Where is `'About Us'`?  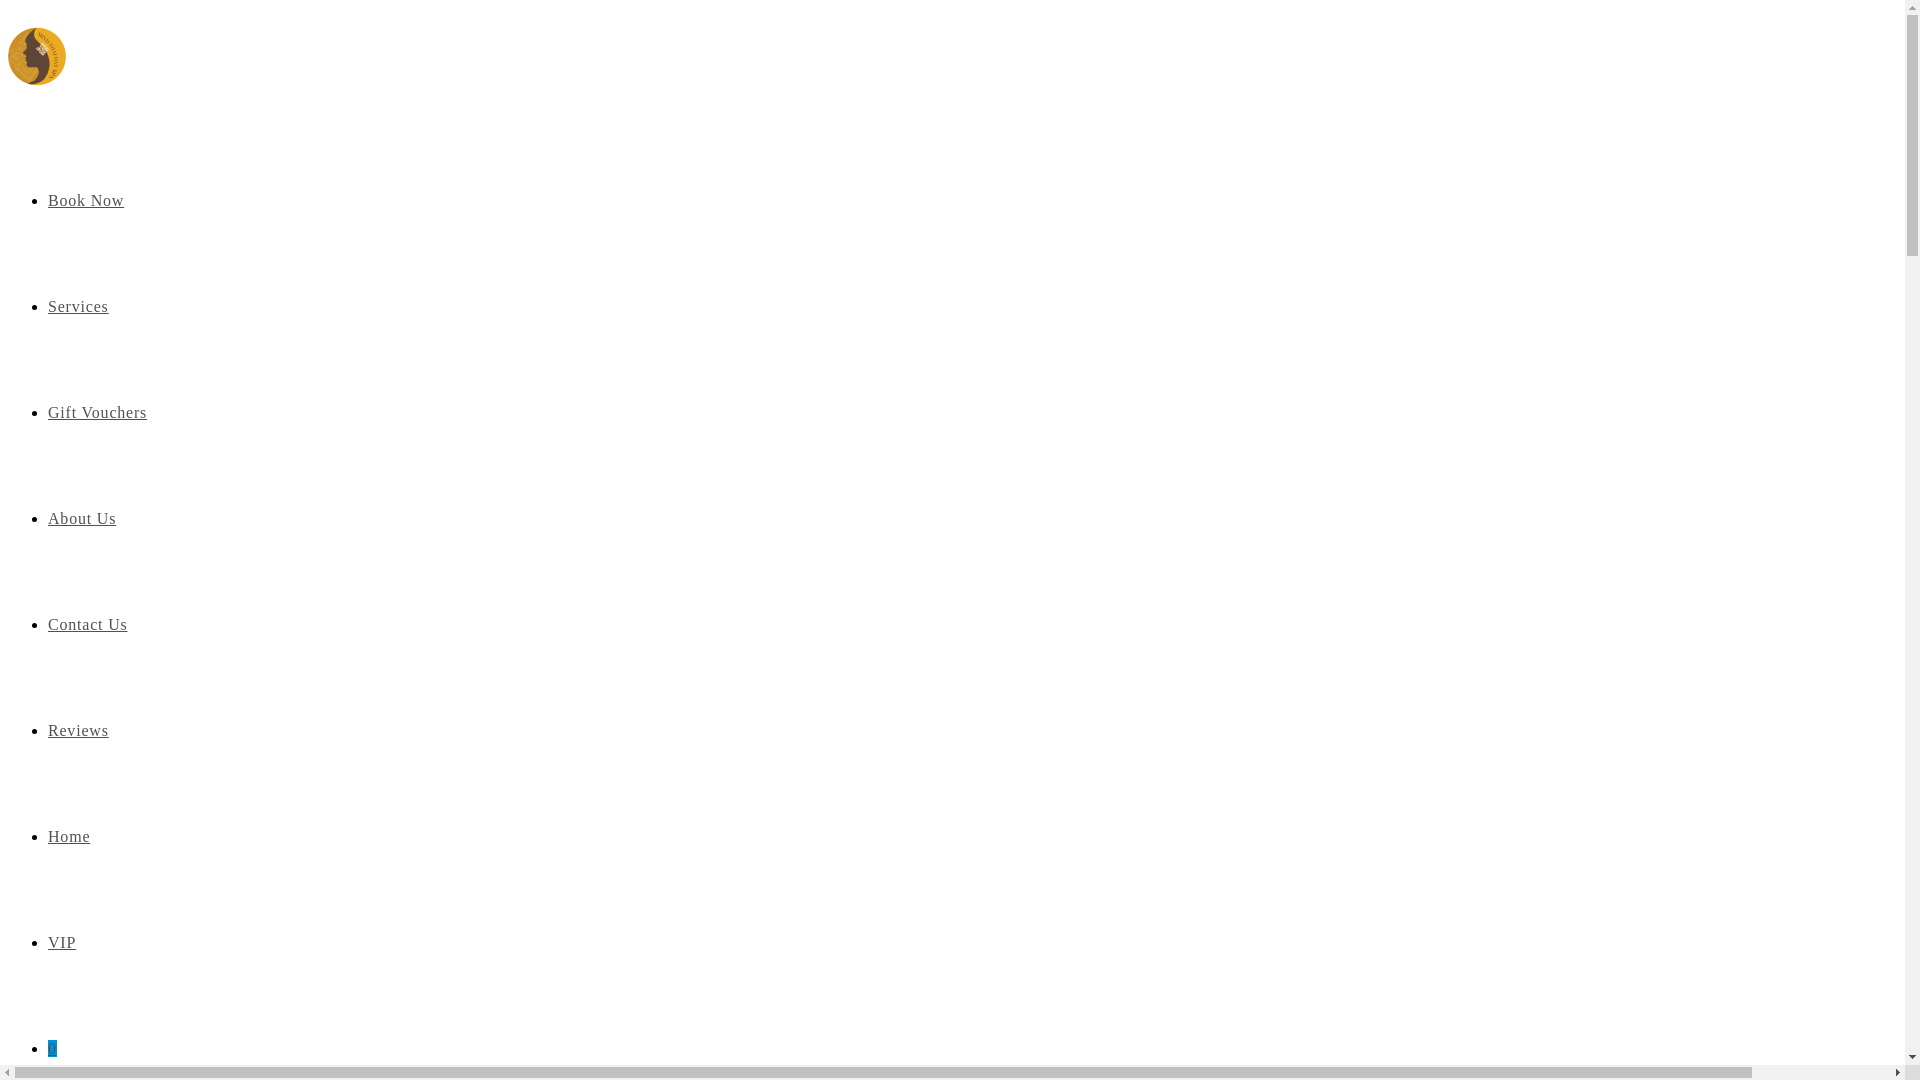
'About Us' is located at coordinates (80, 517).